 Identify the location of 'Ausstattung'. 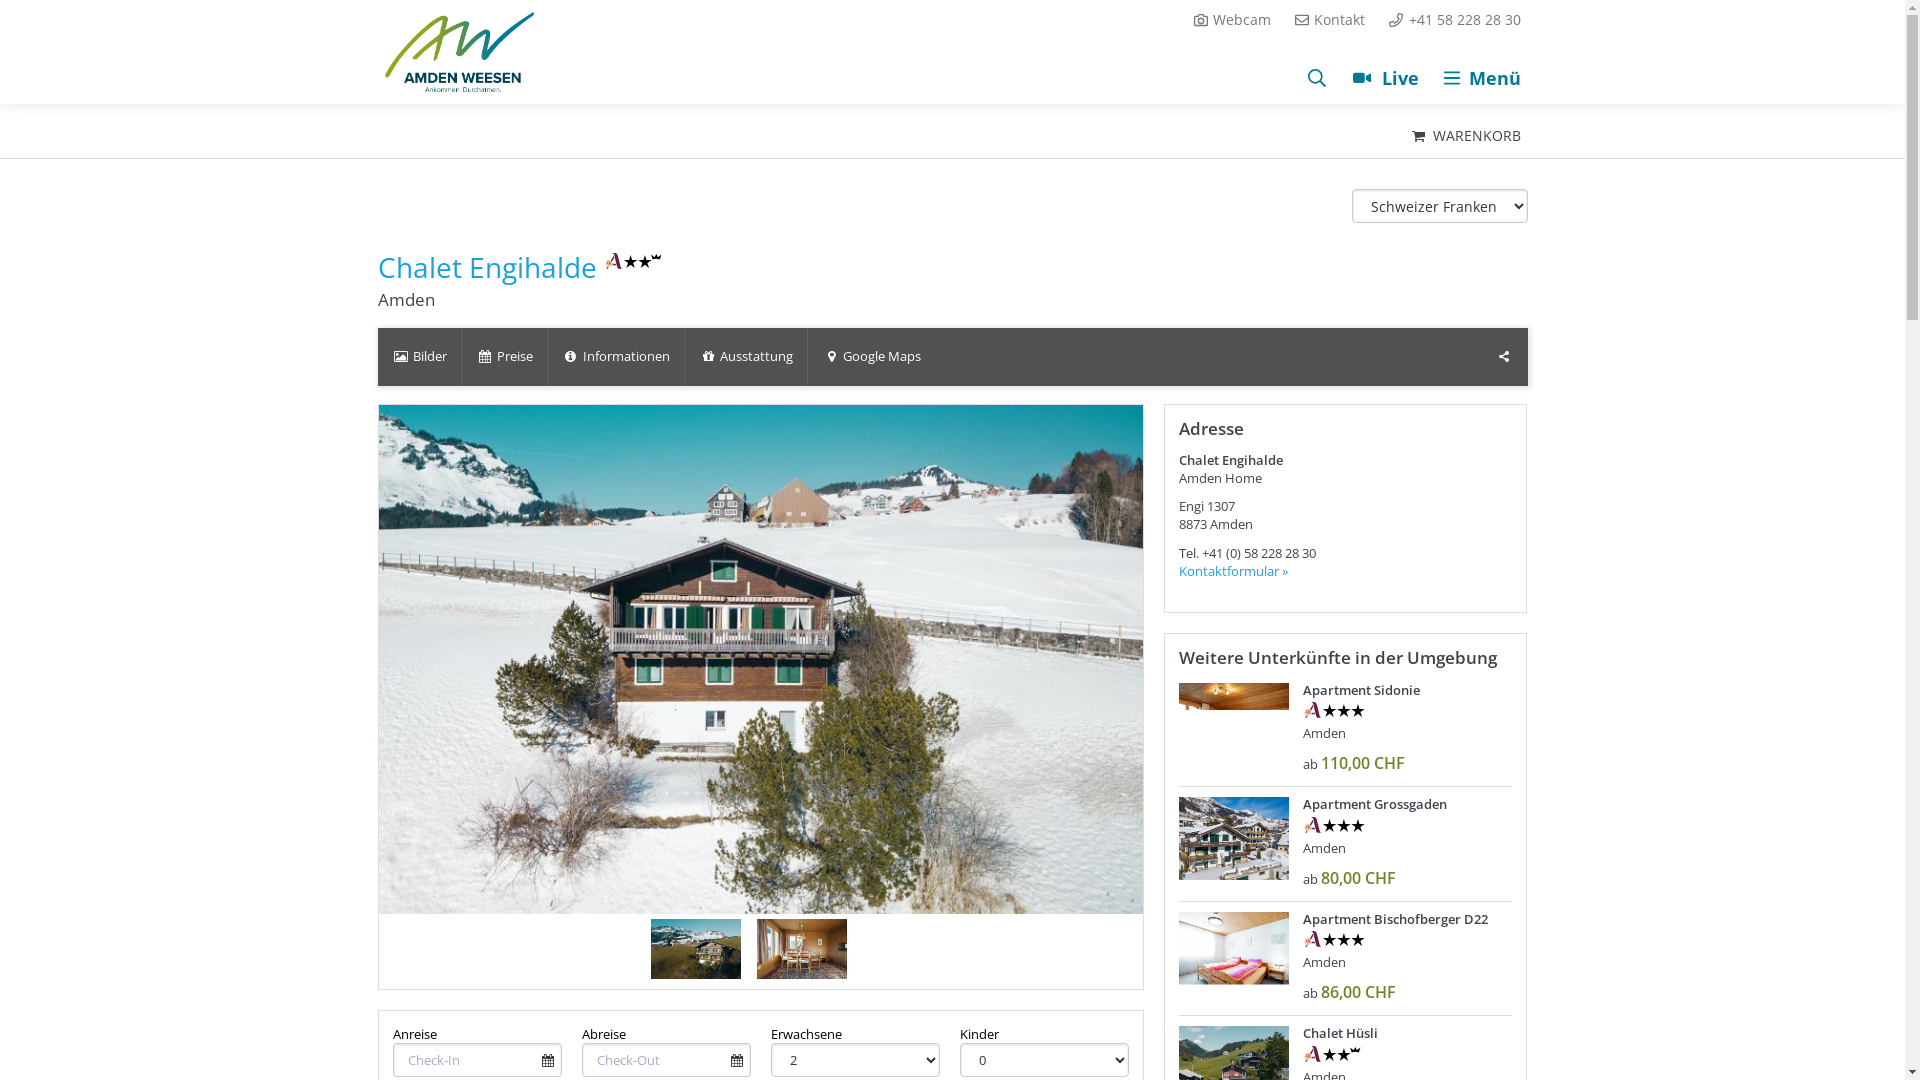
(744, 356).